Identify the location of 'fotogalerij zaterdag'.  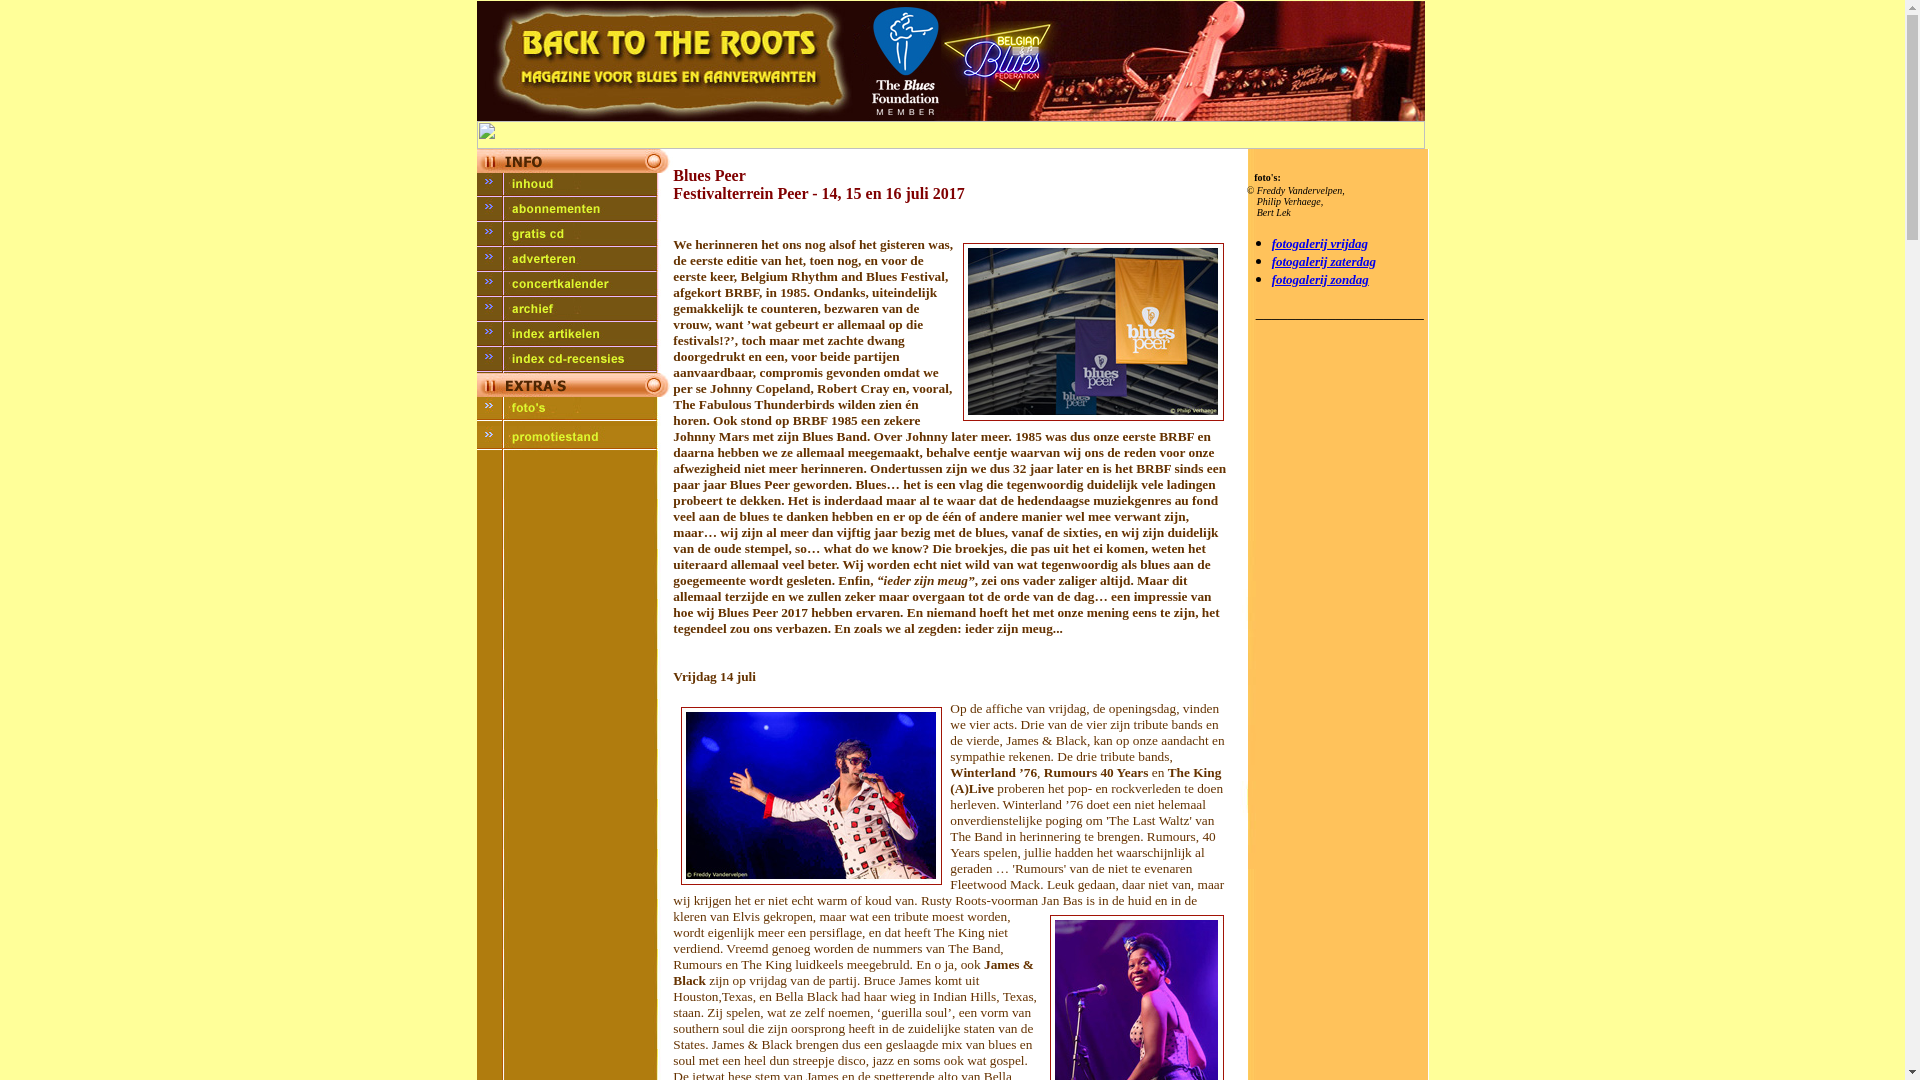
(1324, 259).